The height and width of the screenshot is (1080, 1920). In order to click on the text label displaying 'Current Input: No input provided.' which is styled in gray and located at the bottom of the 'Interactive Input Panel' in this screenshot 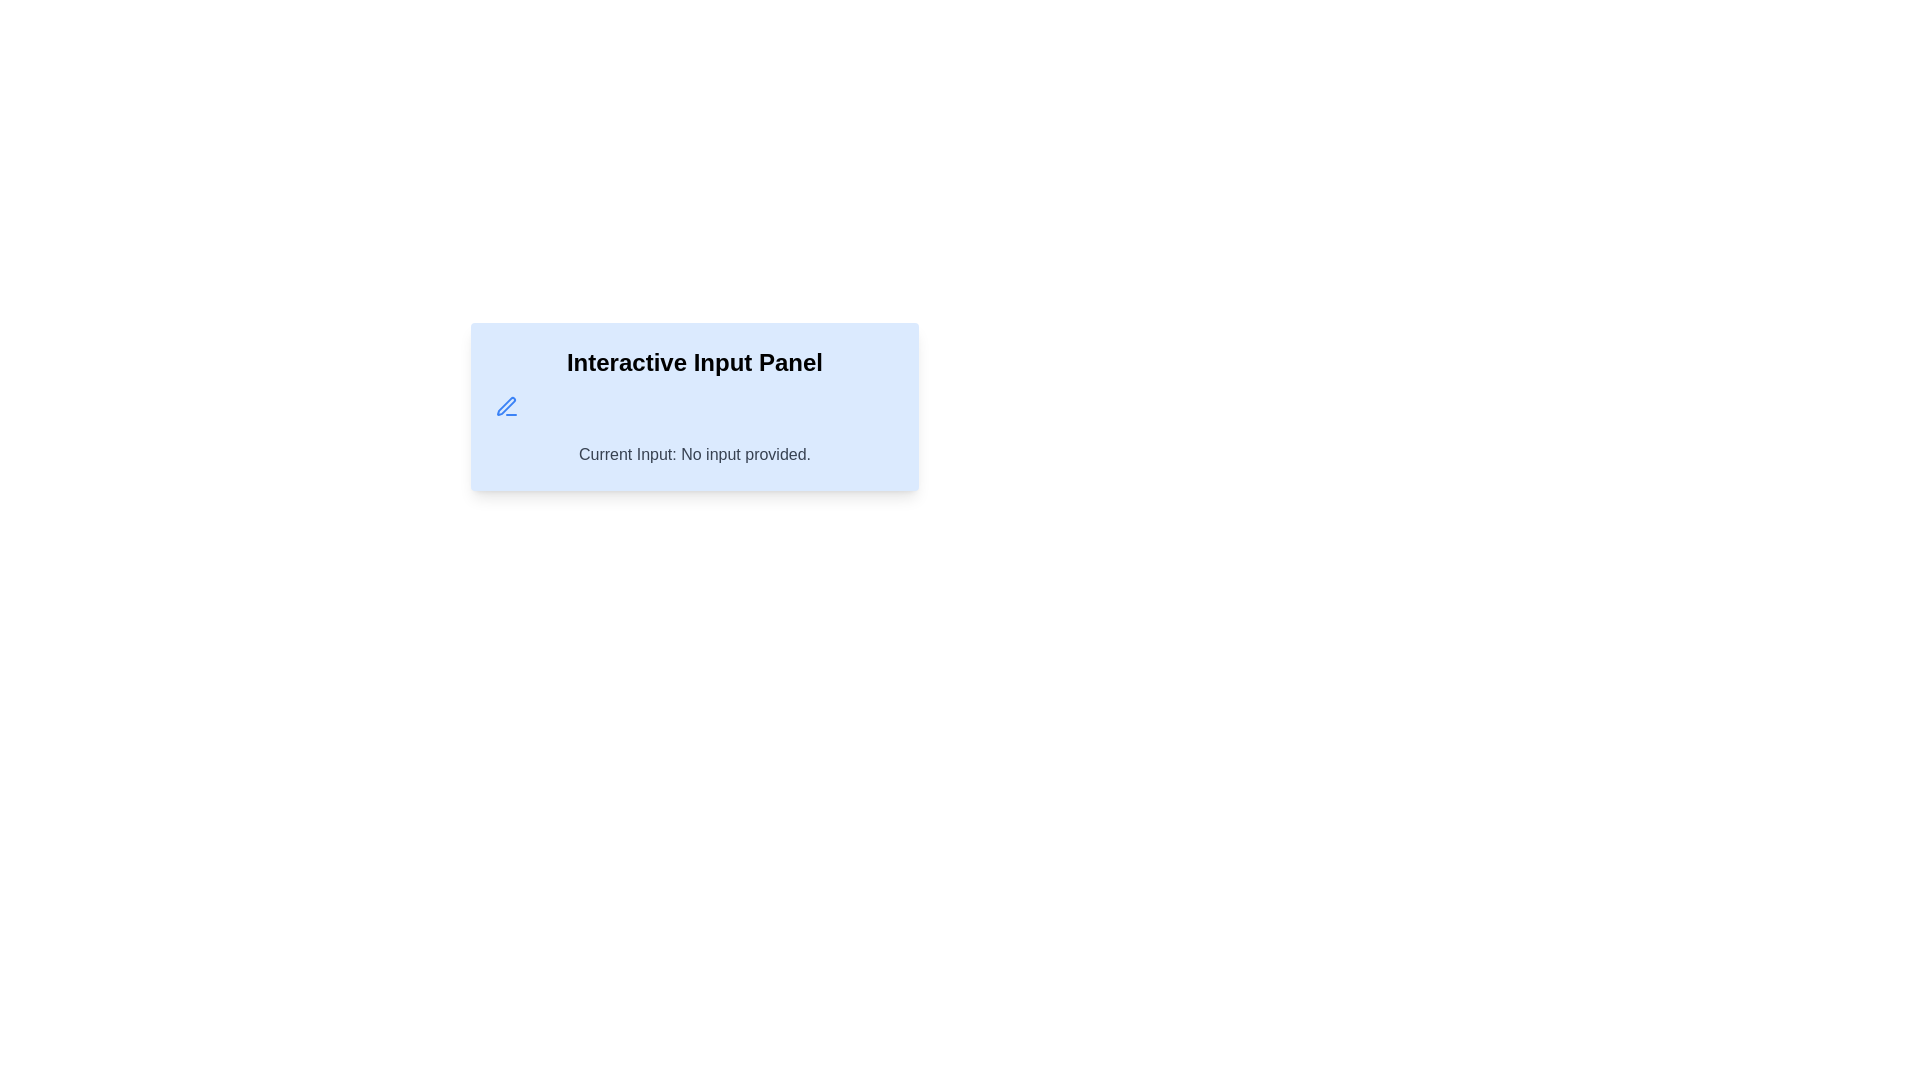, I will do `click(695, 455)`.